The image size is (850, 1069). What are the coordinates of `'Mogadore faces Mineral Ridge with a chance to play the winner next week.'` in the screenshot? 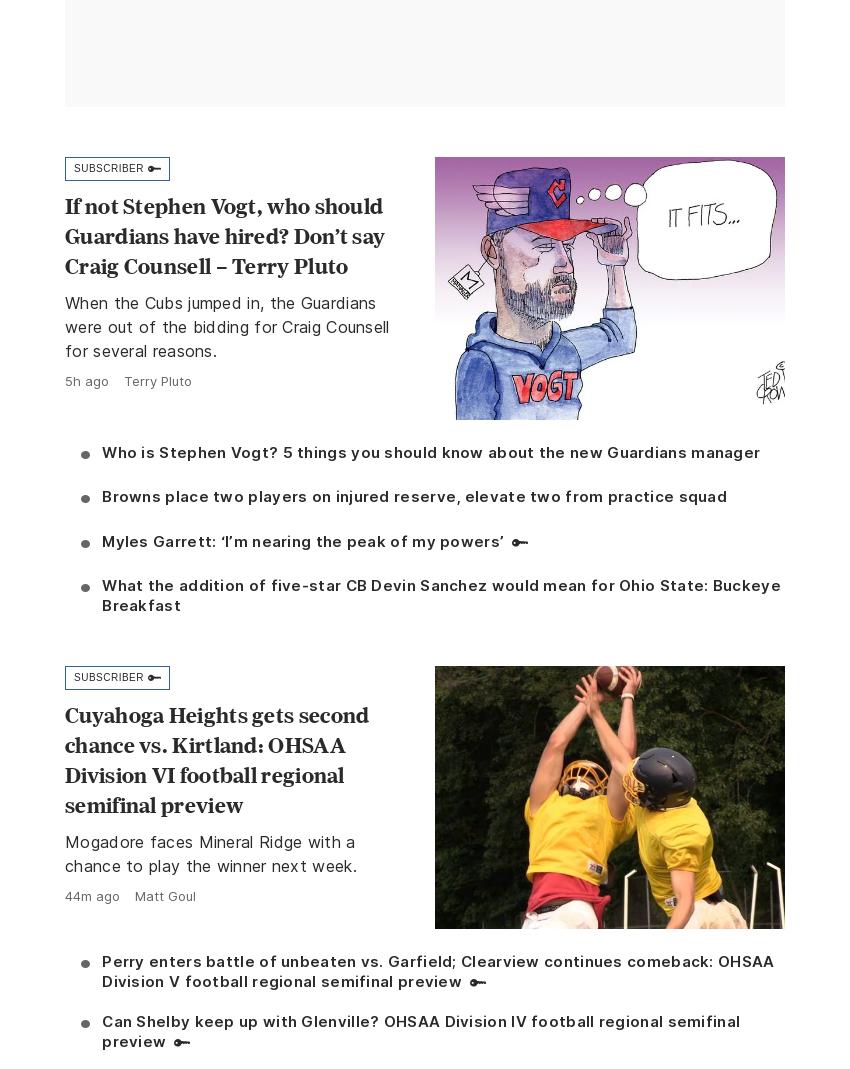 It's located at (209, 854).